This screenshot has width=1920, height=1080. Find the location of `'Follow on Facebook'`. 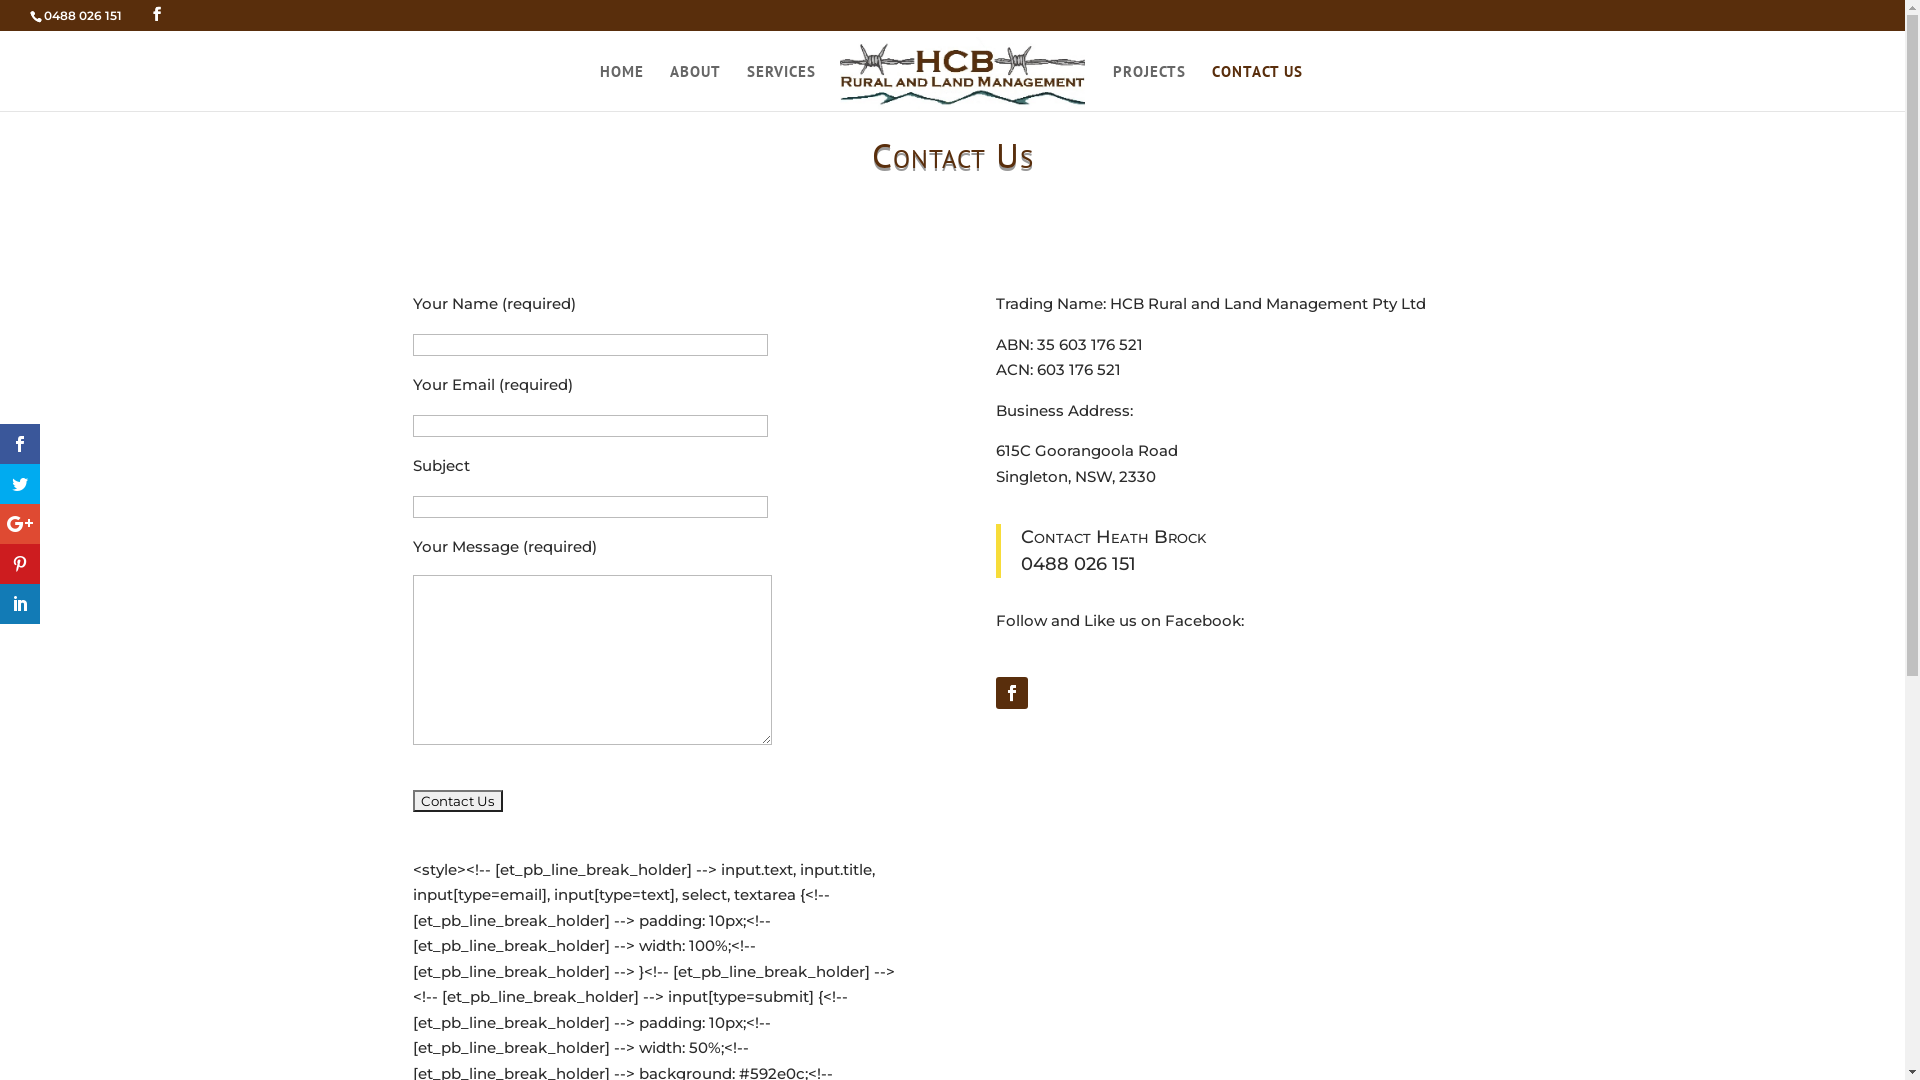

'Follow on Facebook' is located at coordinates (1012, 692).